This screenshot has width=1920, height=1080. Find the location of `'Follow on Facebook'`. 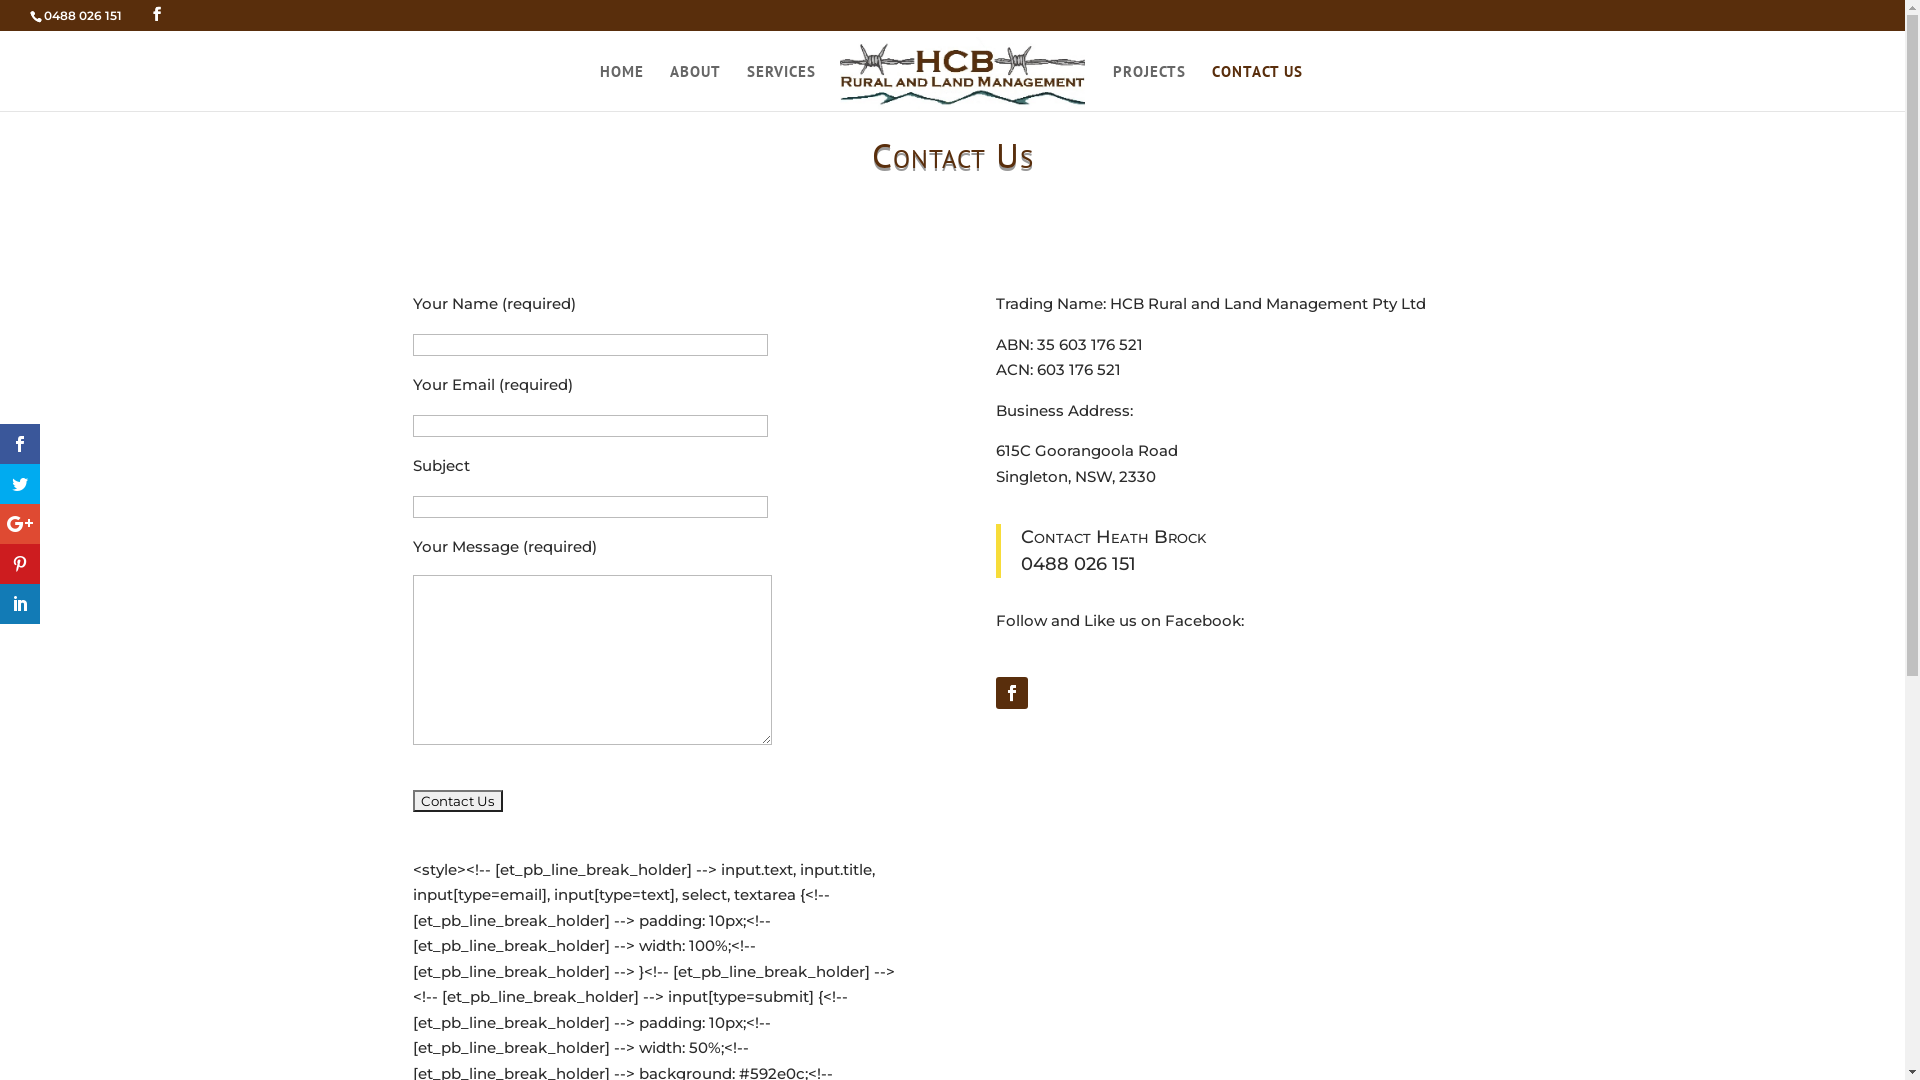

'Follow on Facebook' is located at coordinates (1012, 692).